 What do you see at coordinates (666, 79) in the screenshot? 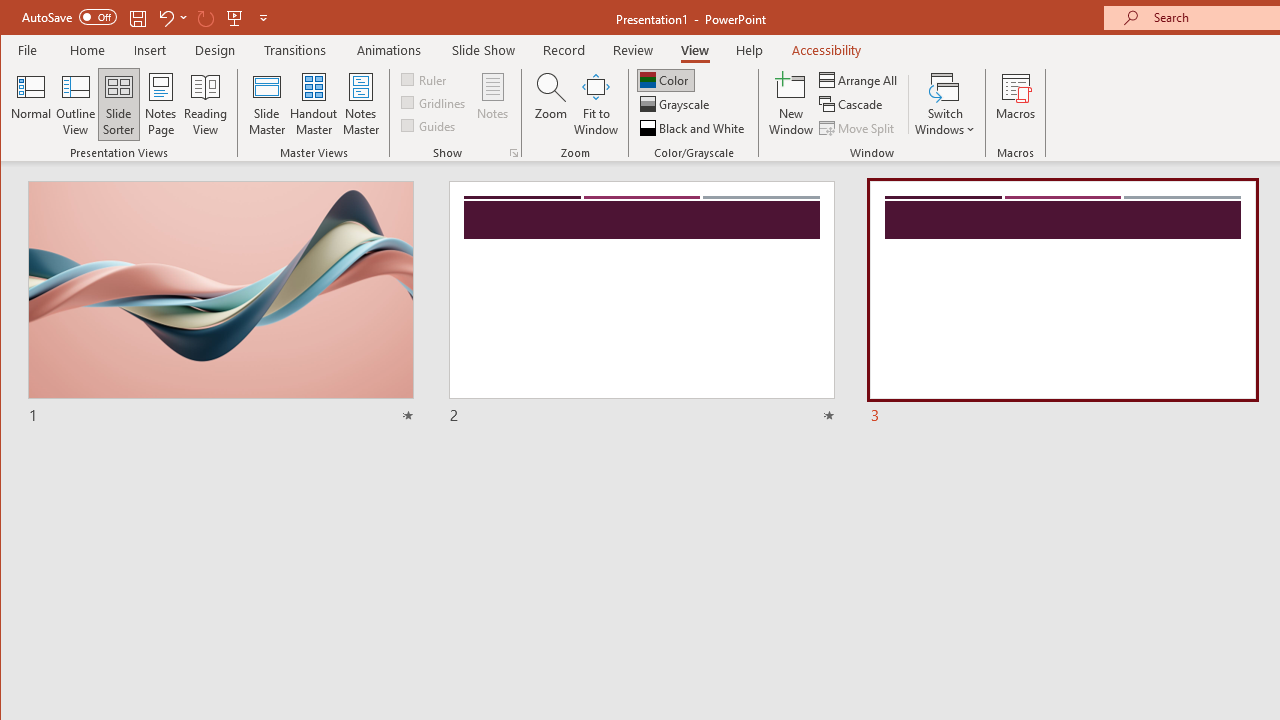
I see `'Color'` at bounding box center [666, 79].